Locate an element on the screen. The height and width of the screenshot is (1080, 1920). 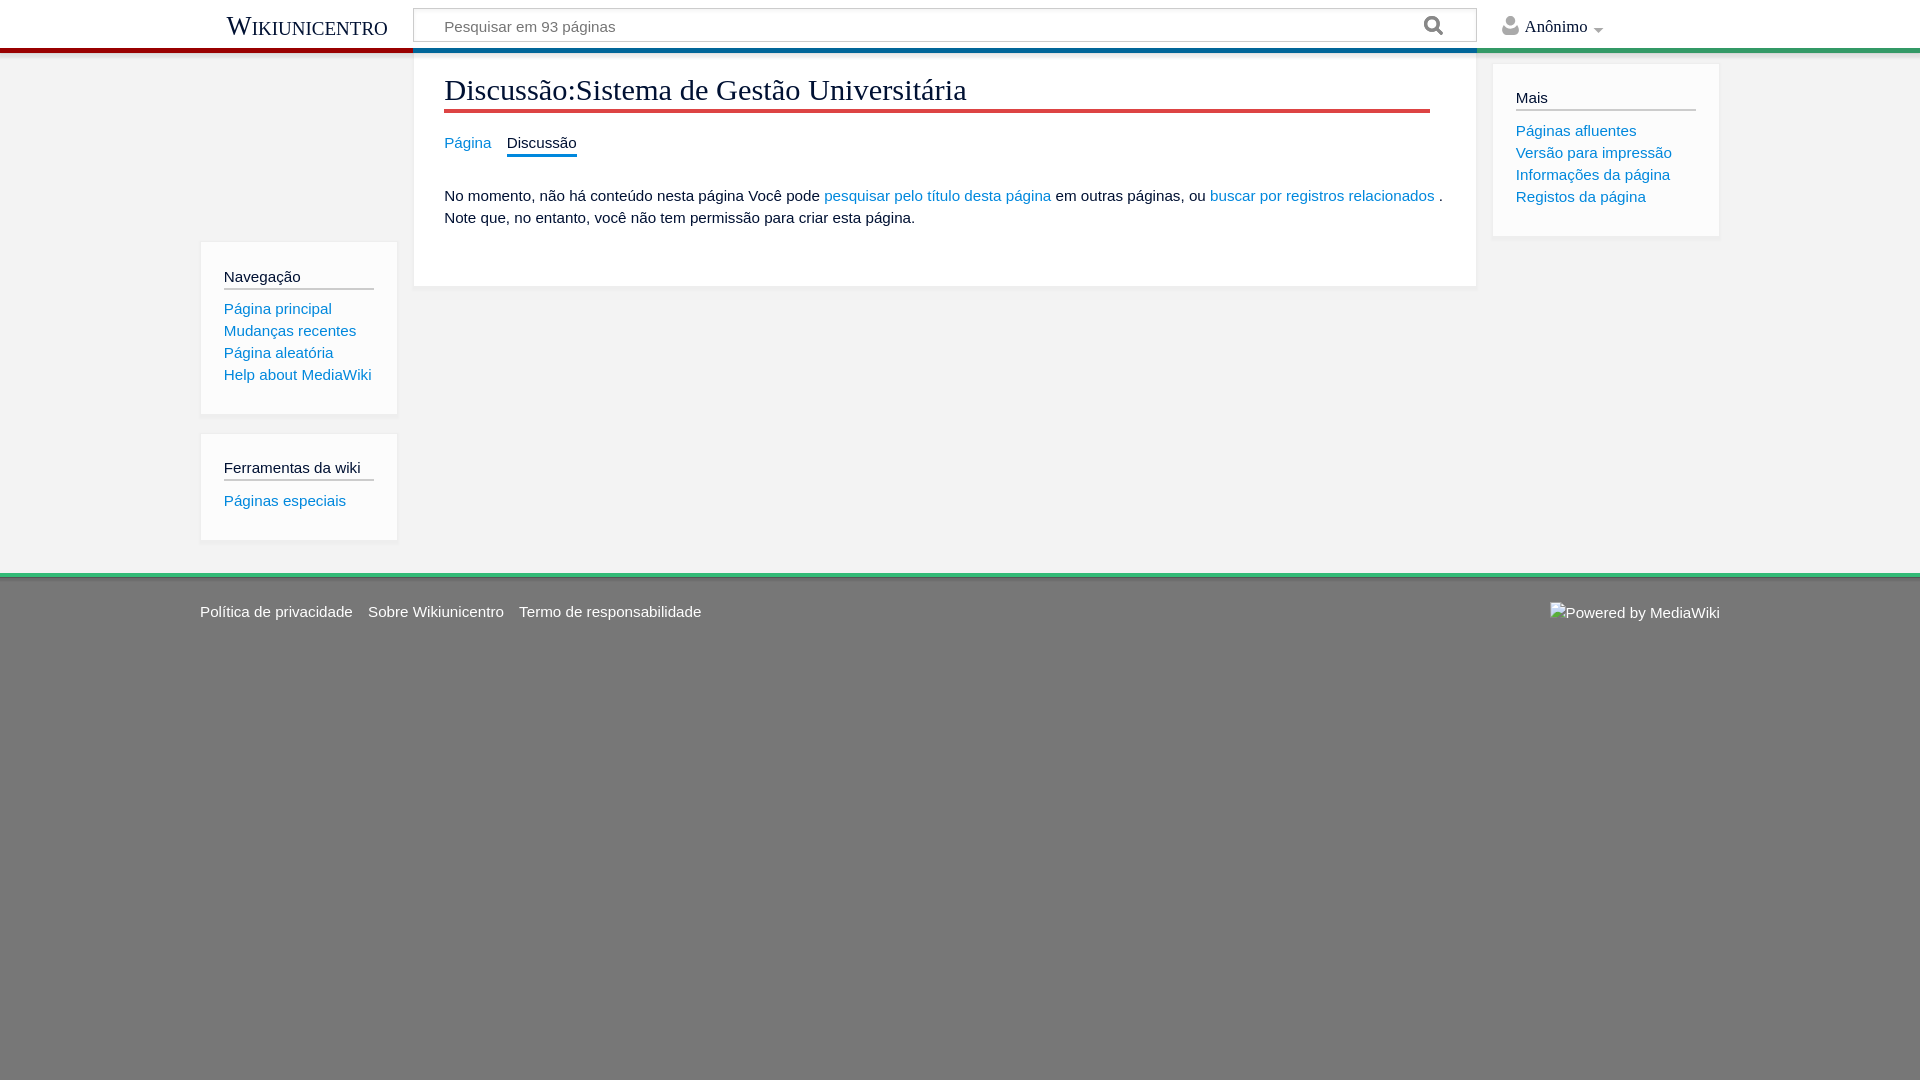
'Sobre Wikiunicentro' is located at coordinates (435, 610).